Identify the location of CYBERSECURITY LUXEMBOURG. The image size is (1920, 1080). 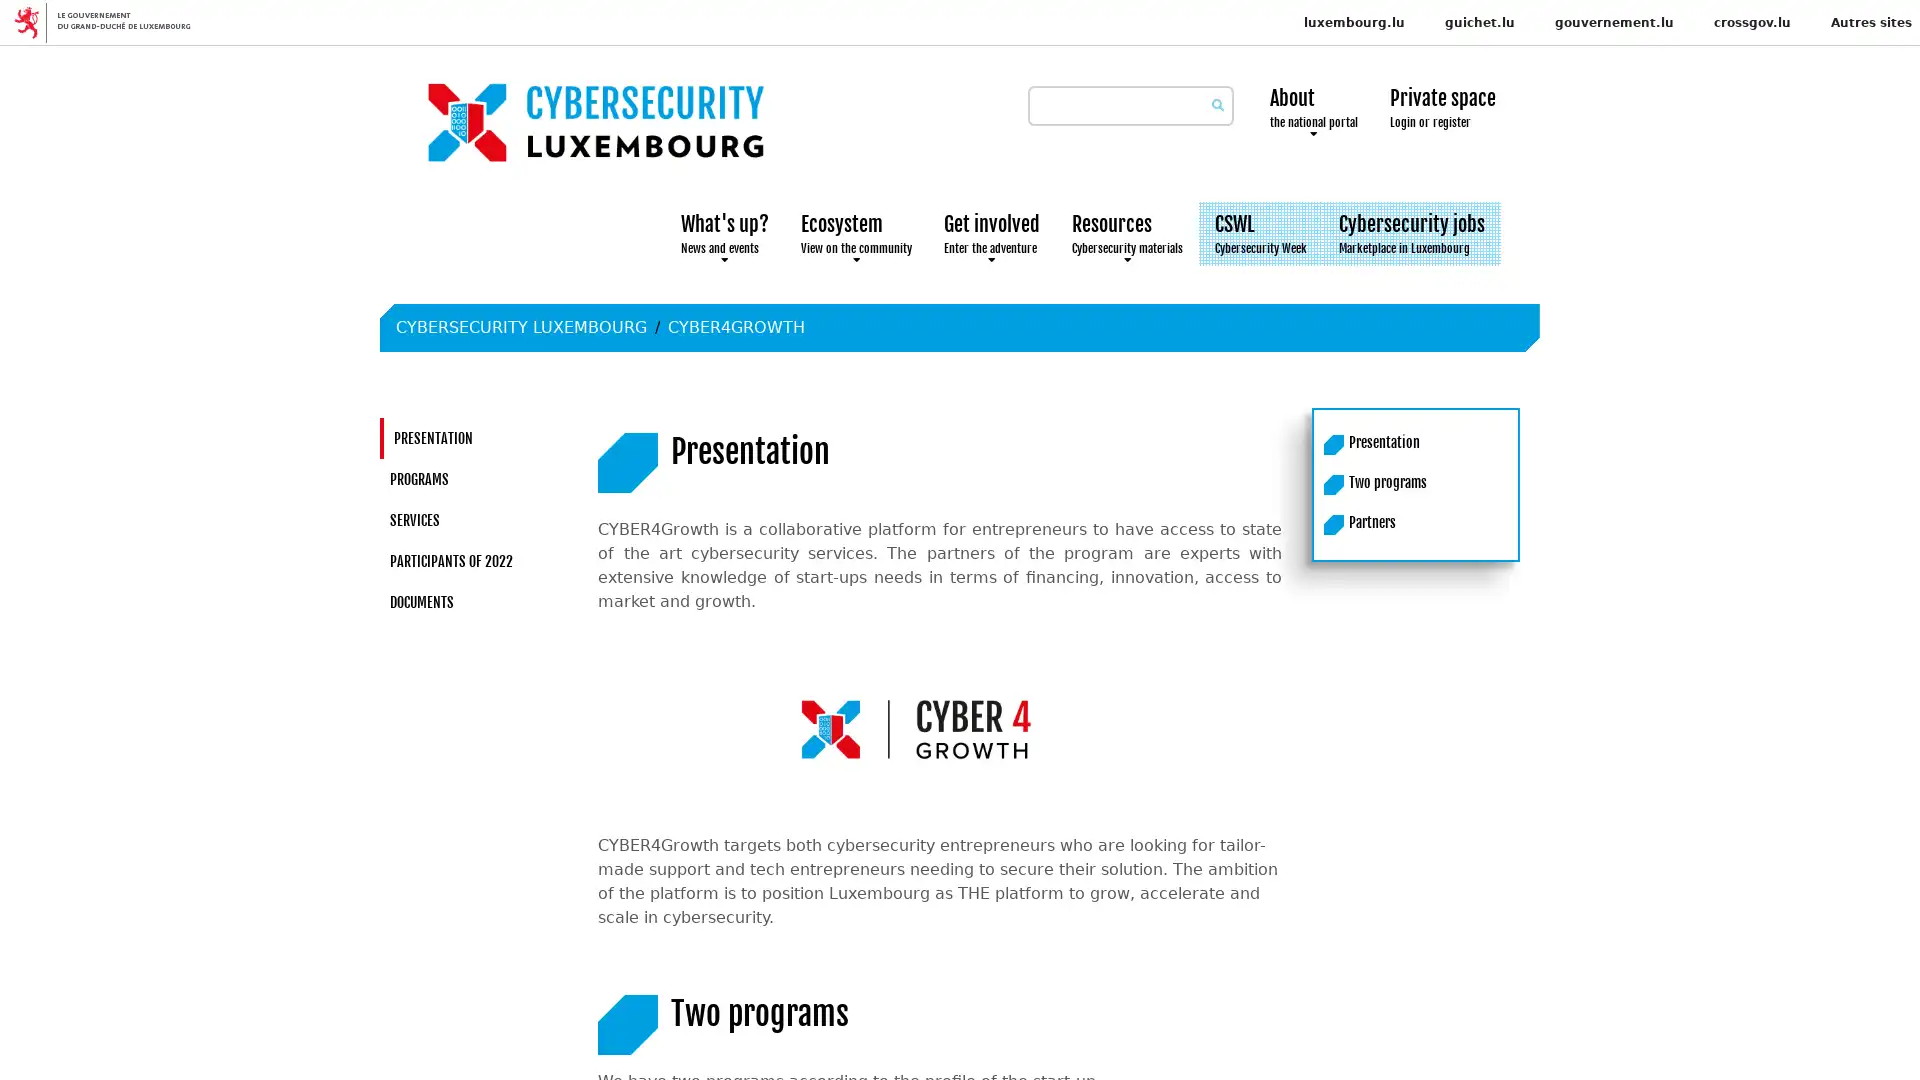
(521, 326).